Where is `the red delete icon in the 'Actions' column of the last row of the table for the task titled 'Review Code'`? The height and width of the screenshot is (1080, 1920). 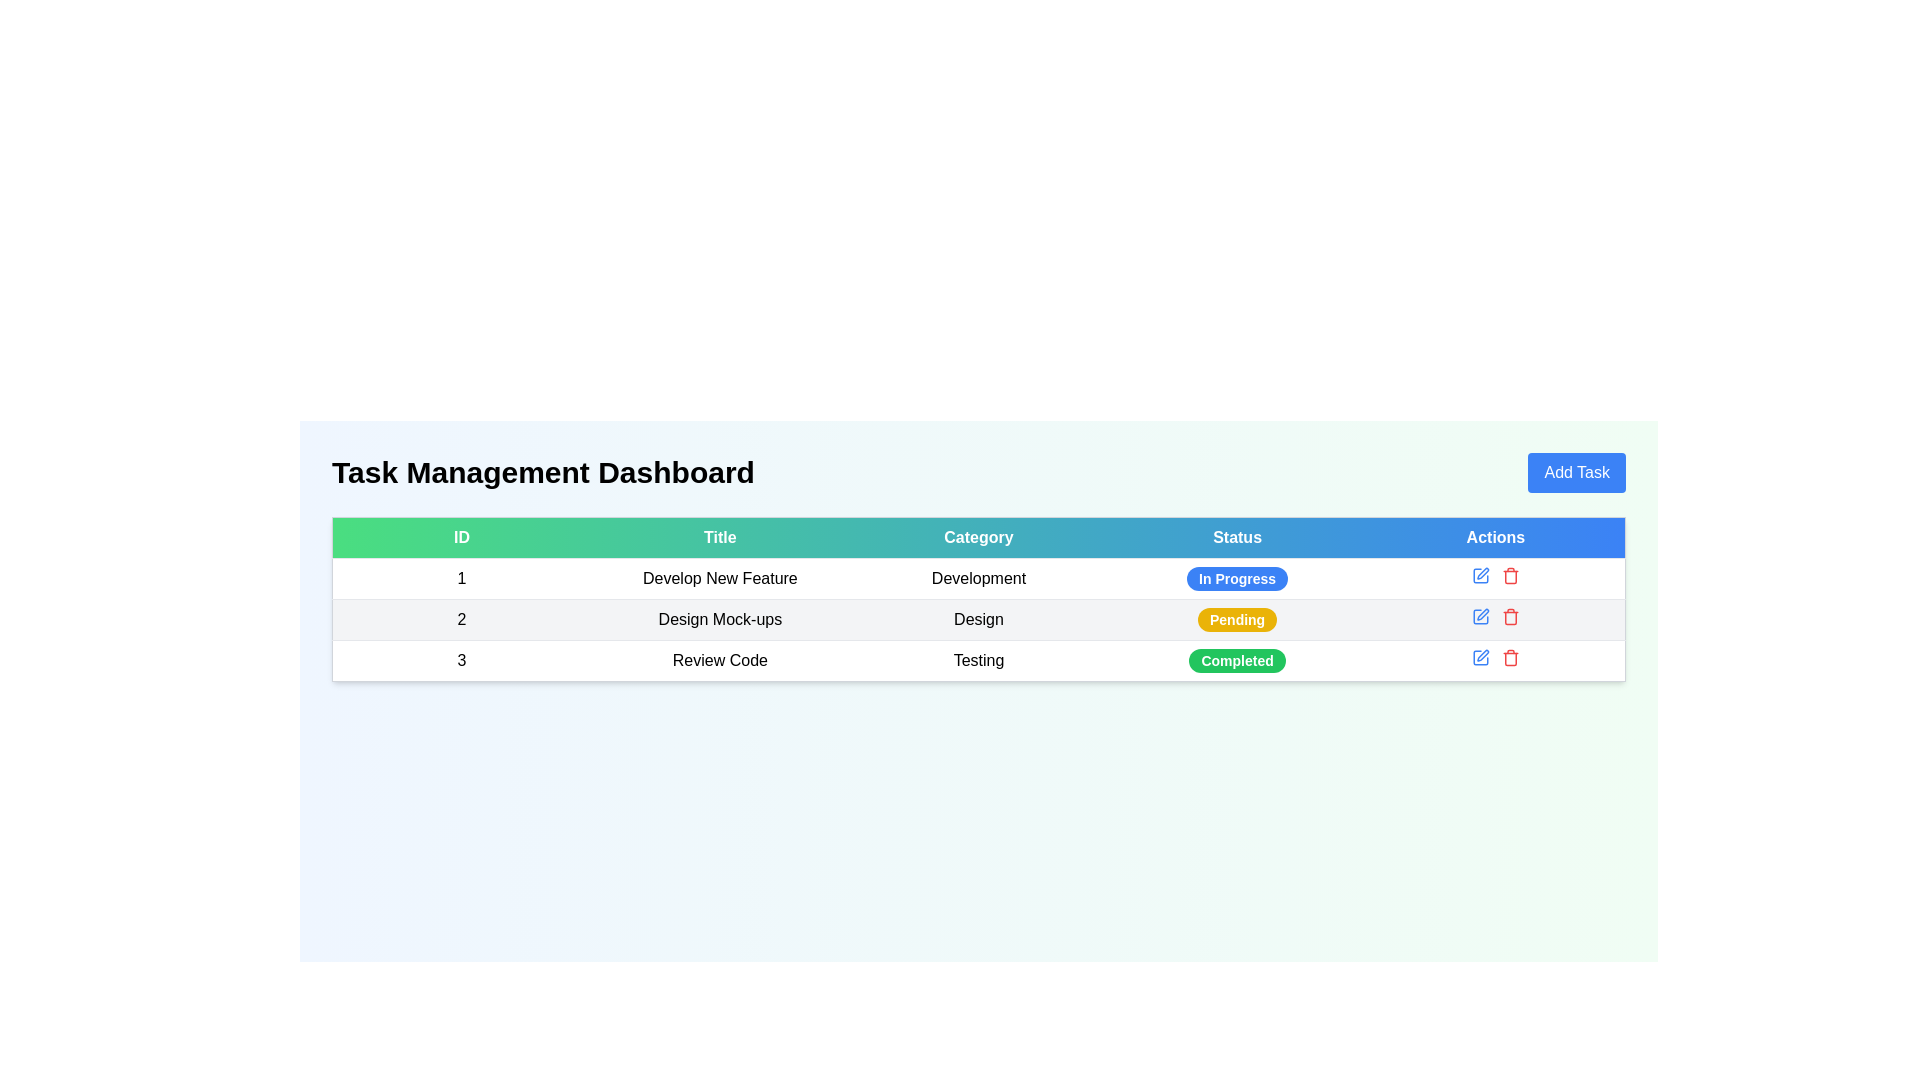 the red delete icon in the 'Actions' column of the last row of the table for the task titled 'Review Code' is located at coordinates (1495, 658).